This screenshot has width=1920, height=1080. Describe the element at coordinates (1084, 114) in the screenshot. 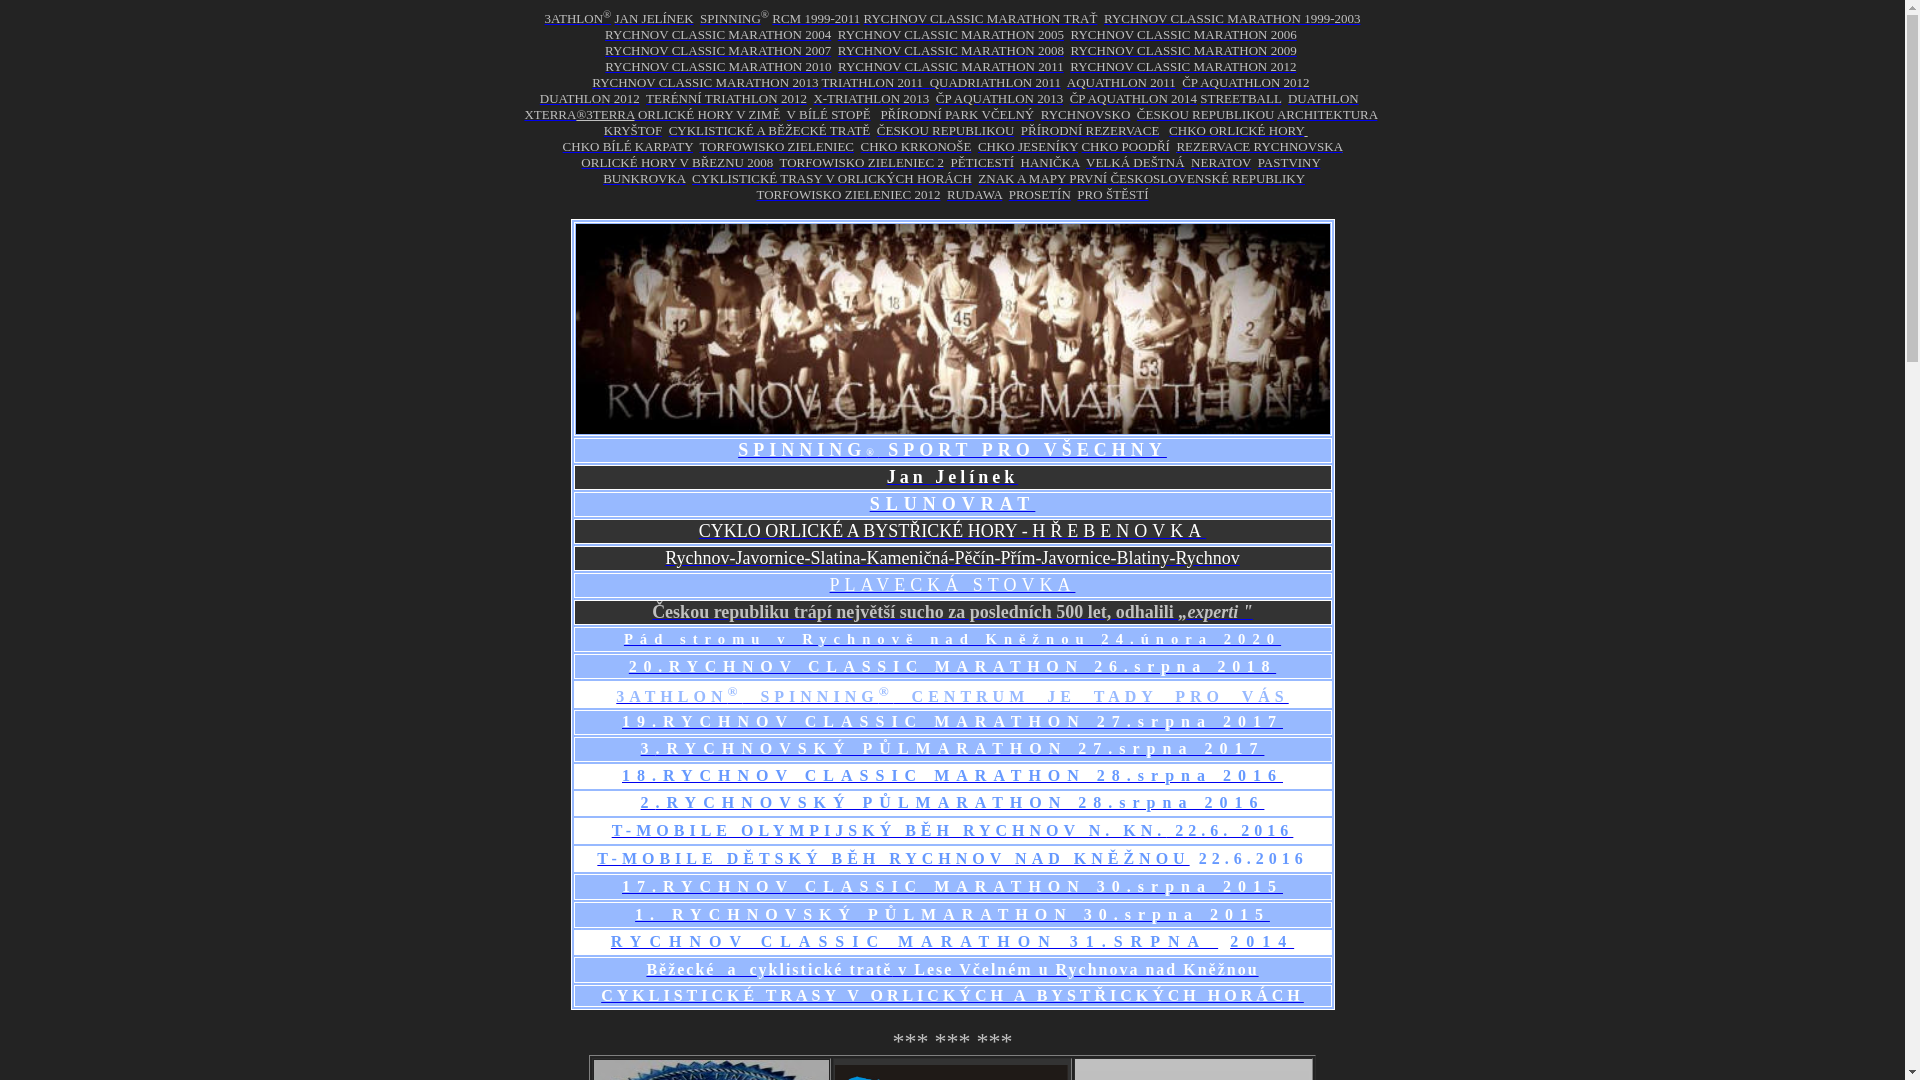

I see `'RYCHNOVSKO'` at that location.